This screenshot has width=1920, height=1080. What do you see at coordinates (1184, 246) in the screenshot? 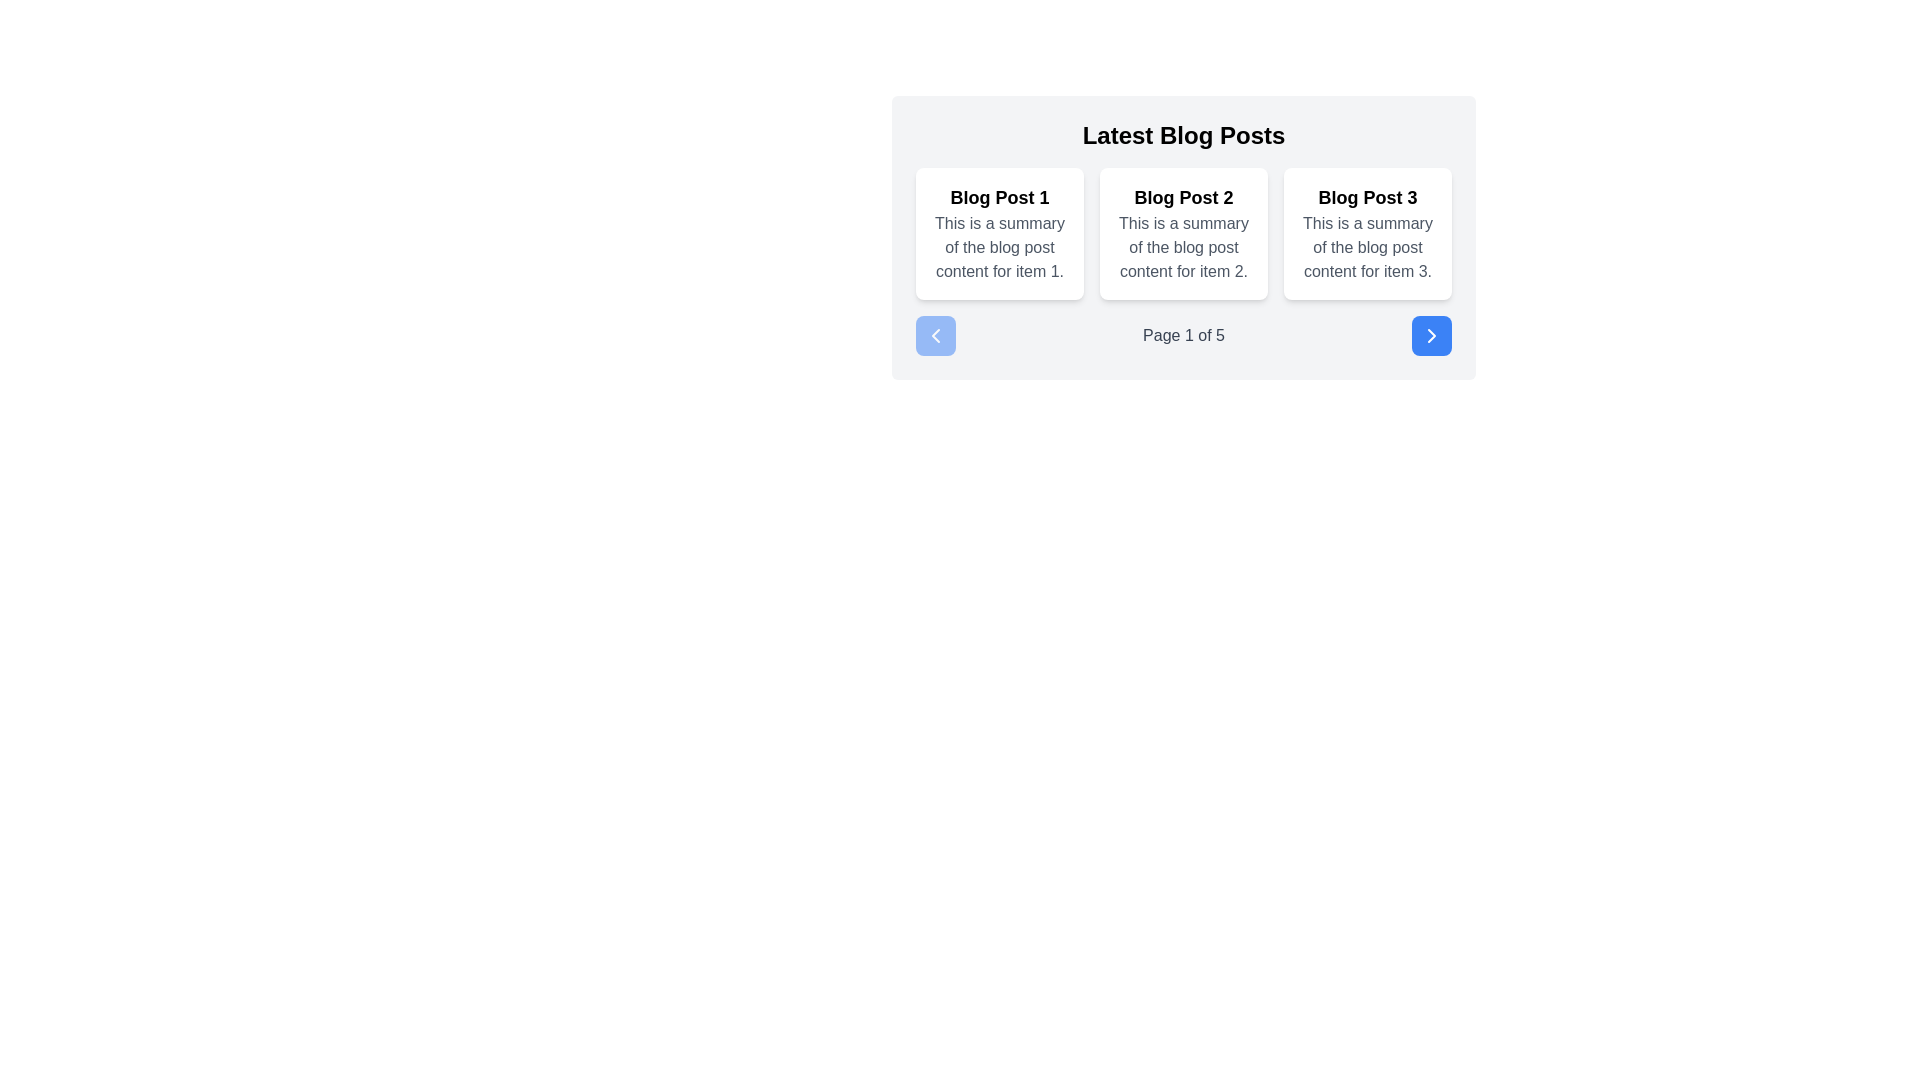
I see `the text block styled with a gray font color that reads: 'This is a summary of the blog post content for item 2.' located under the heading 'Blog Post 2' within the second card of the 'Latest Blog Posts' section` at bounding box center [1184, 246].